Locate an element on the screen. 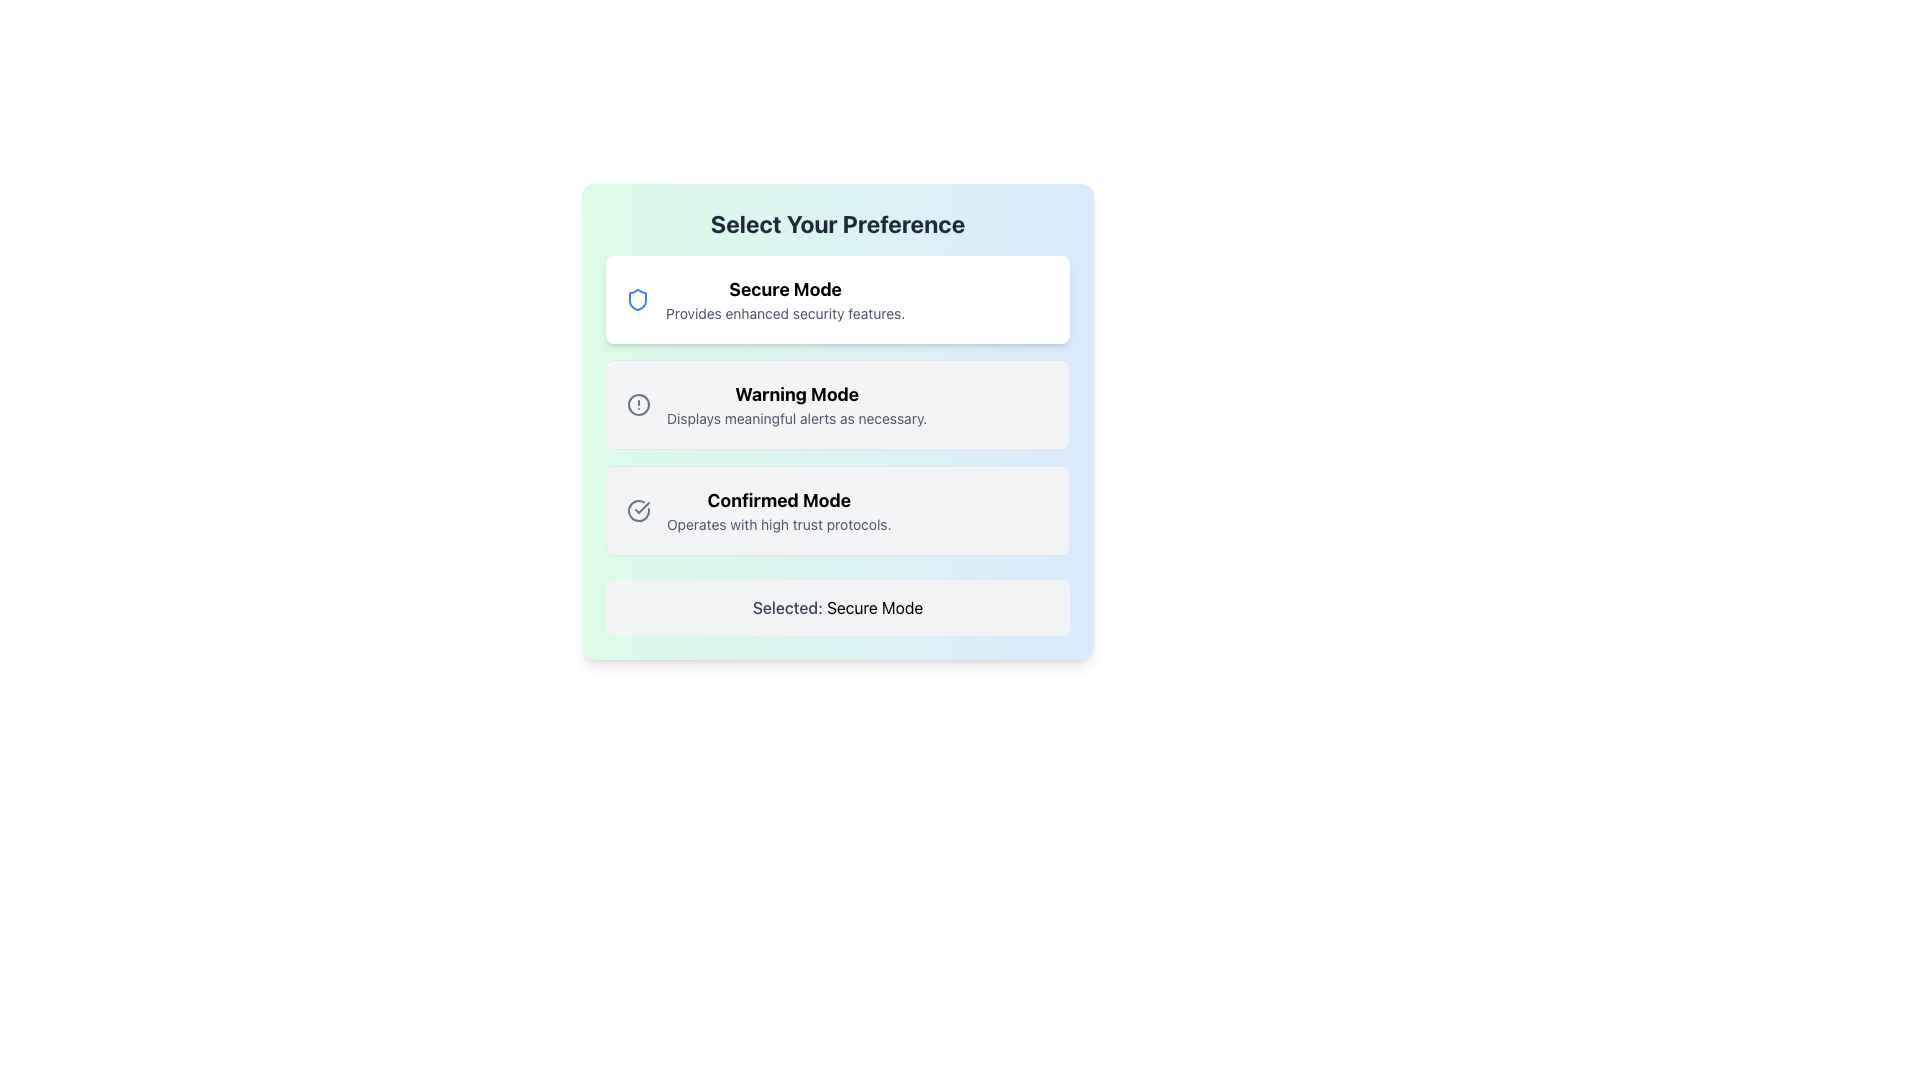 The height and width of the screenshot is (1080, 1920). the heading text element that serves as the title or heading for the UI panel, located at the top of the gradient-background block is located at coordinates (838, 223).